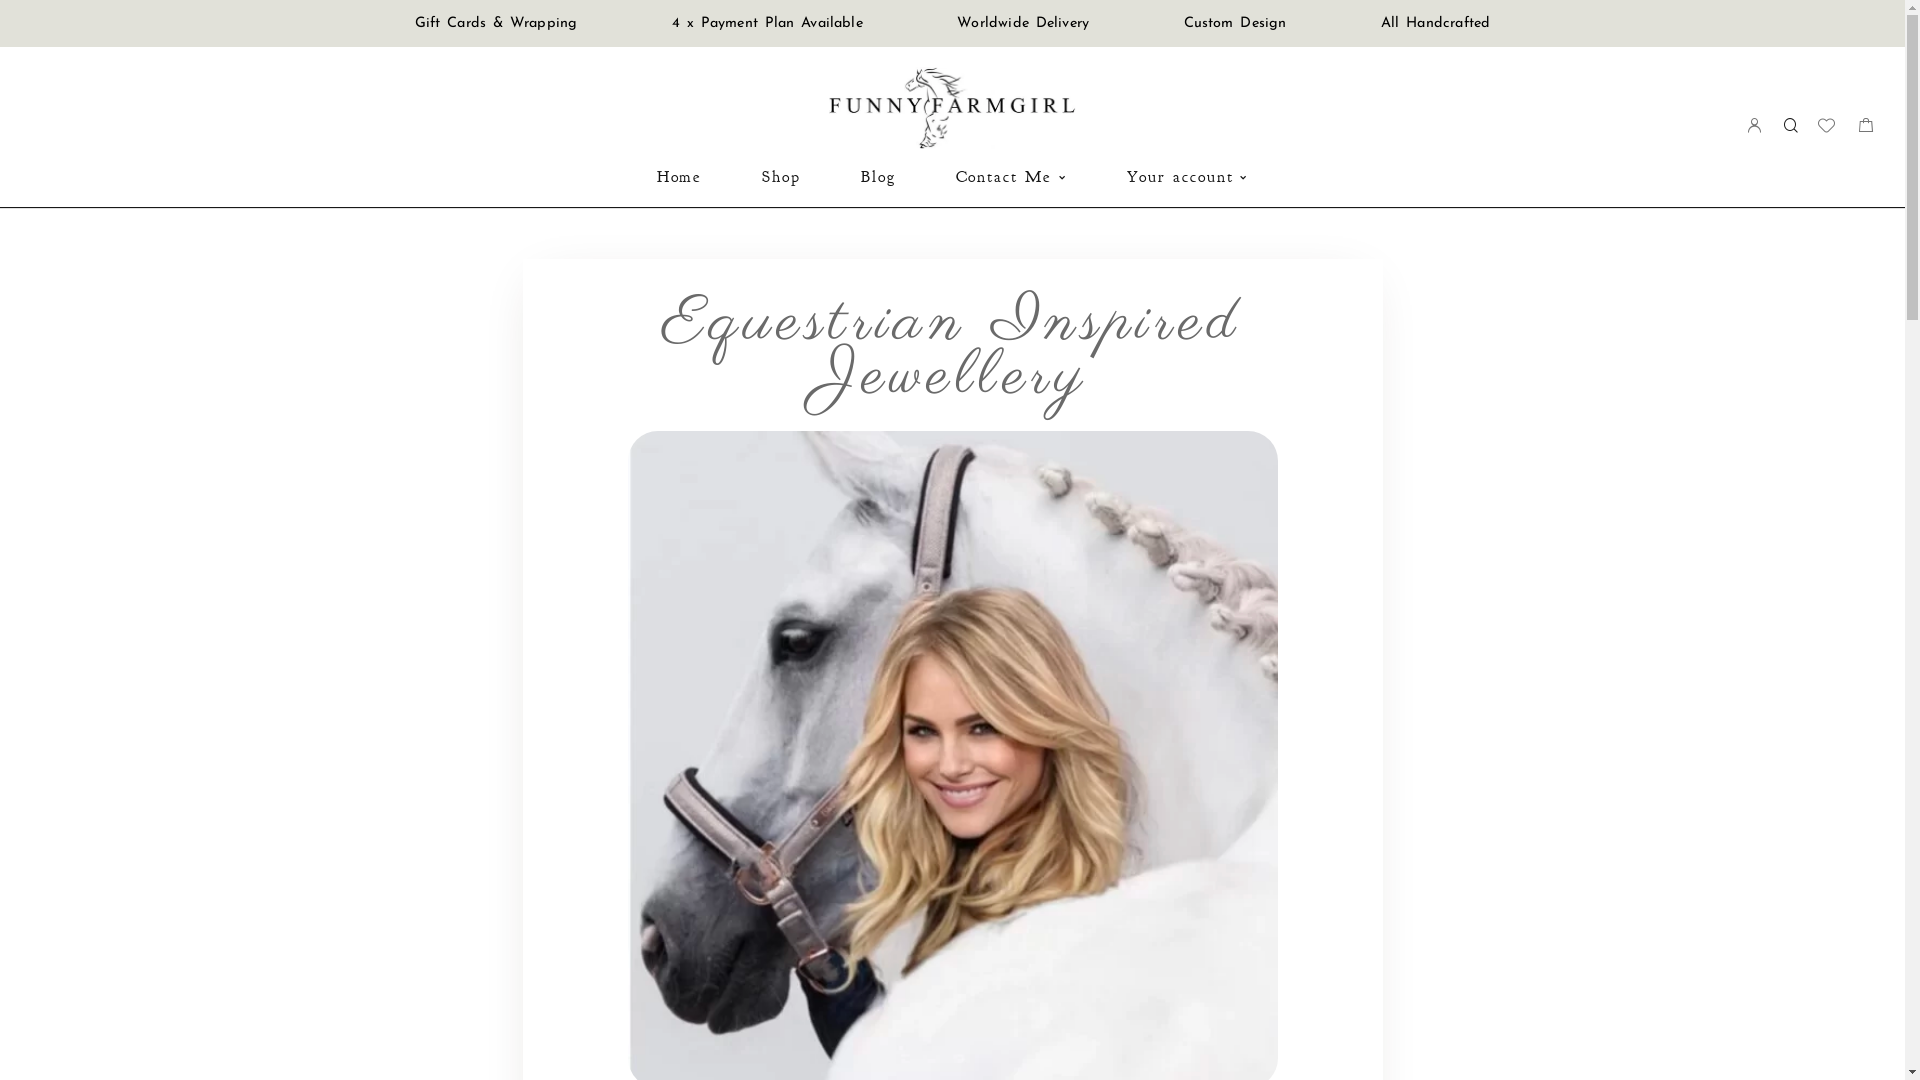 The width and height of the screenshot is (1920, 1080). I want to click on 'Your account', so click(1096, 176).